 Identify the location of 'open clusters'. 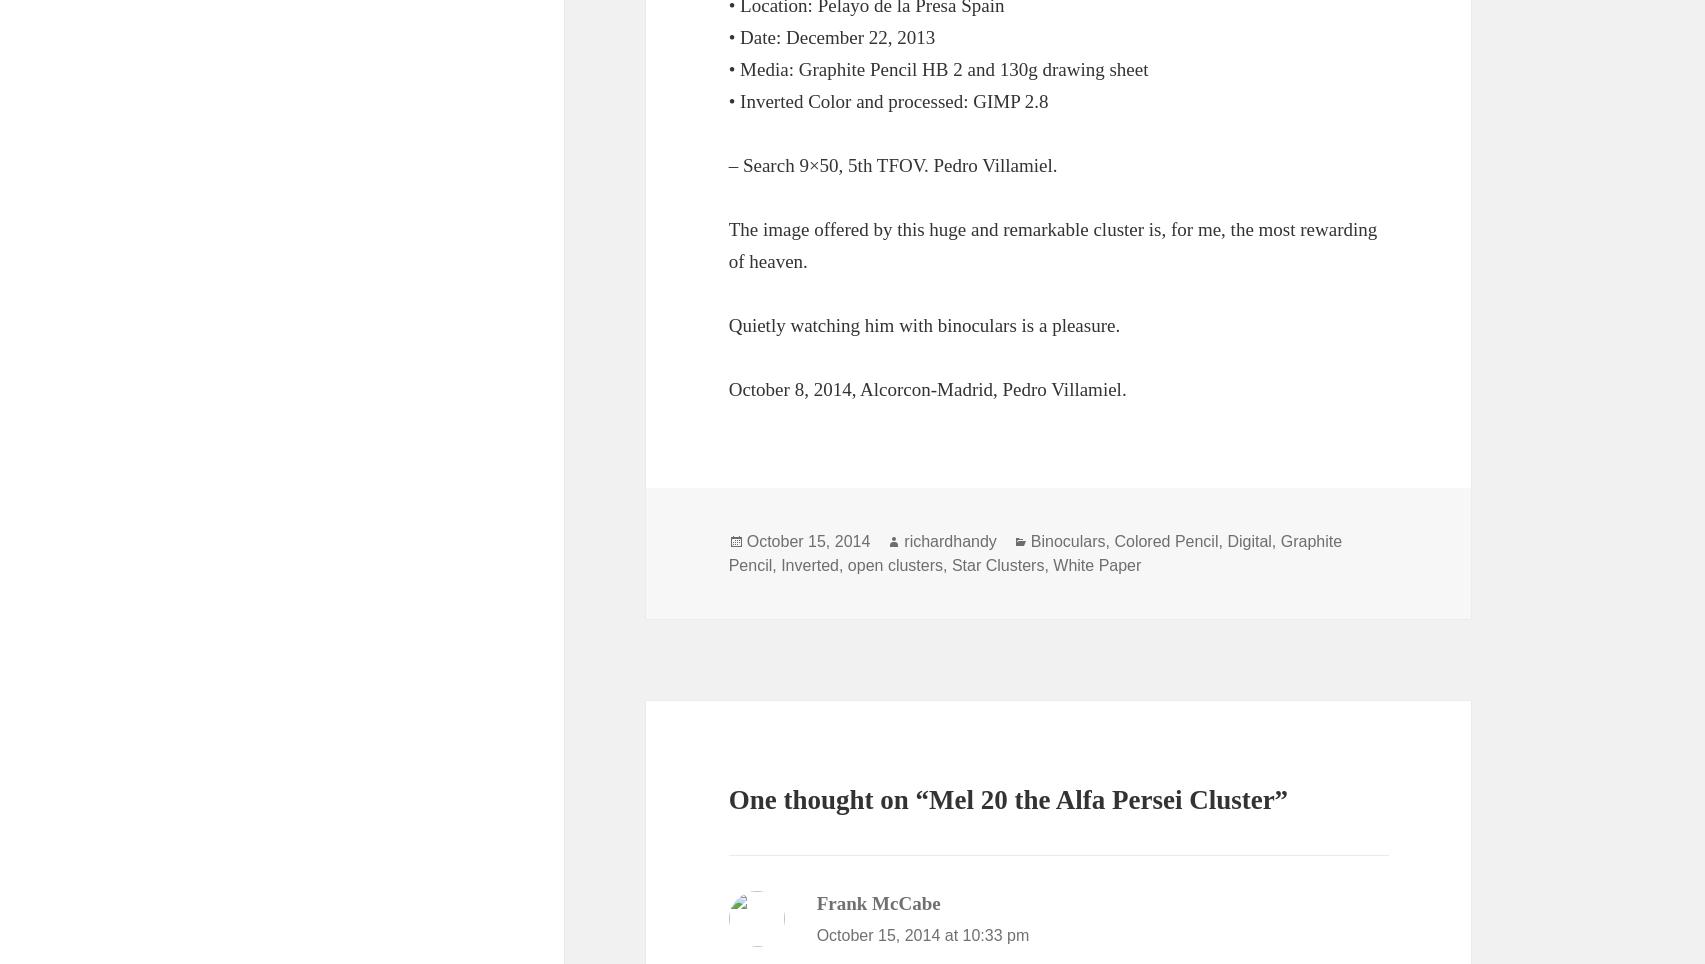
(893, 563).